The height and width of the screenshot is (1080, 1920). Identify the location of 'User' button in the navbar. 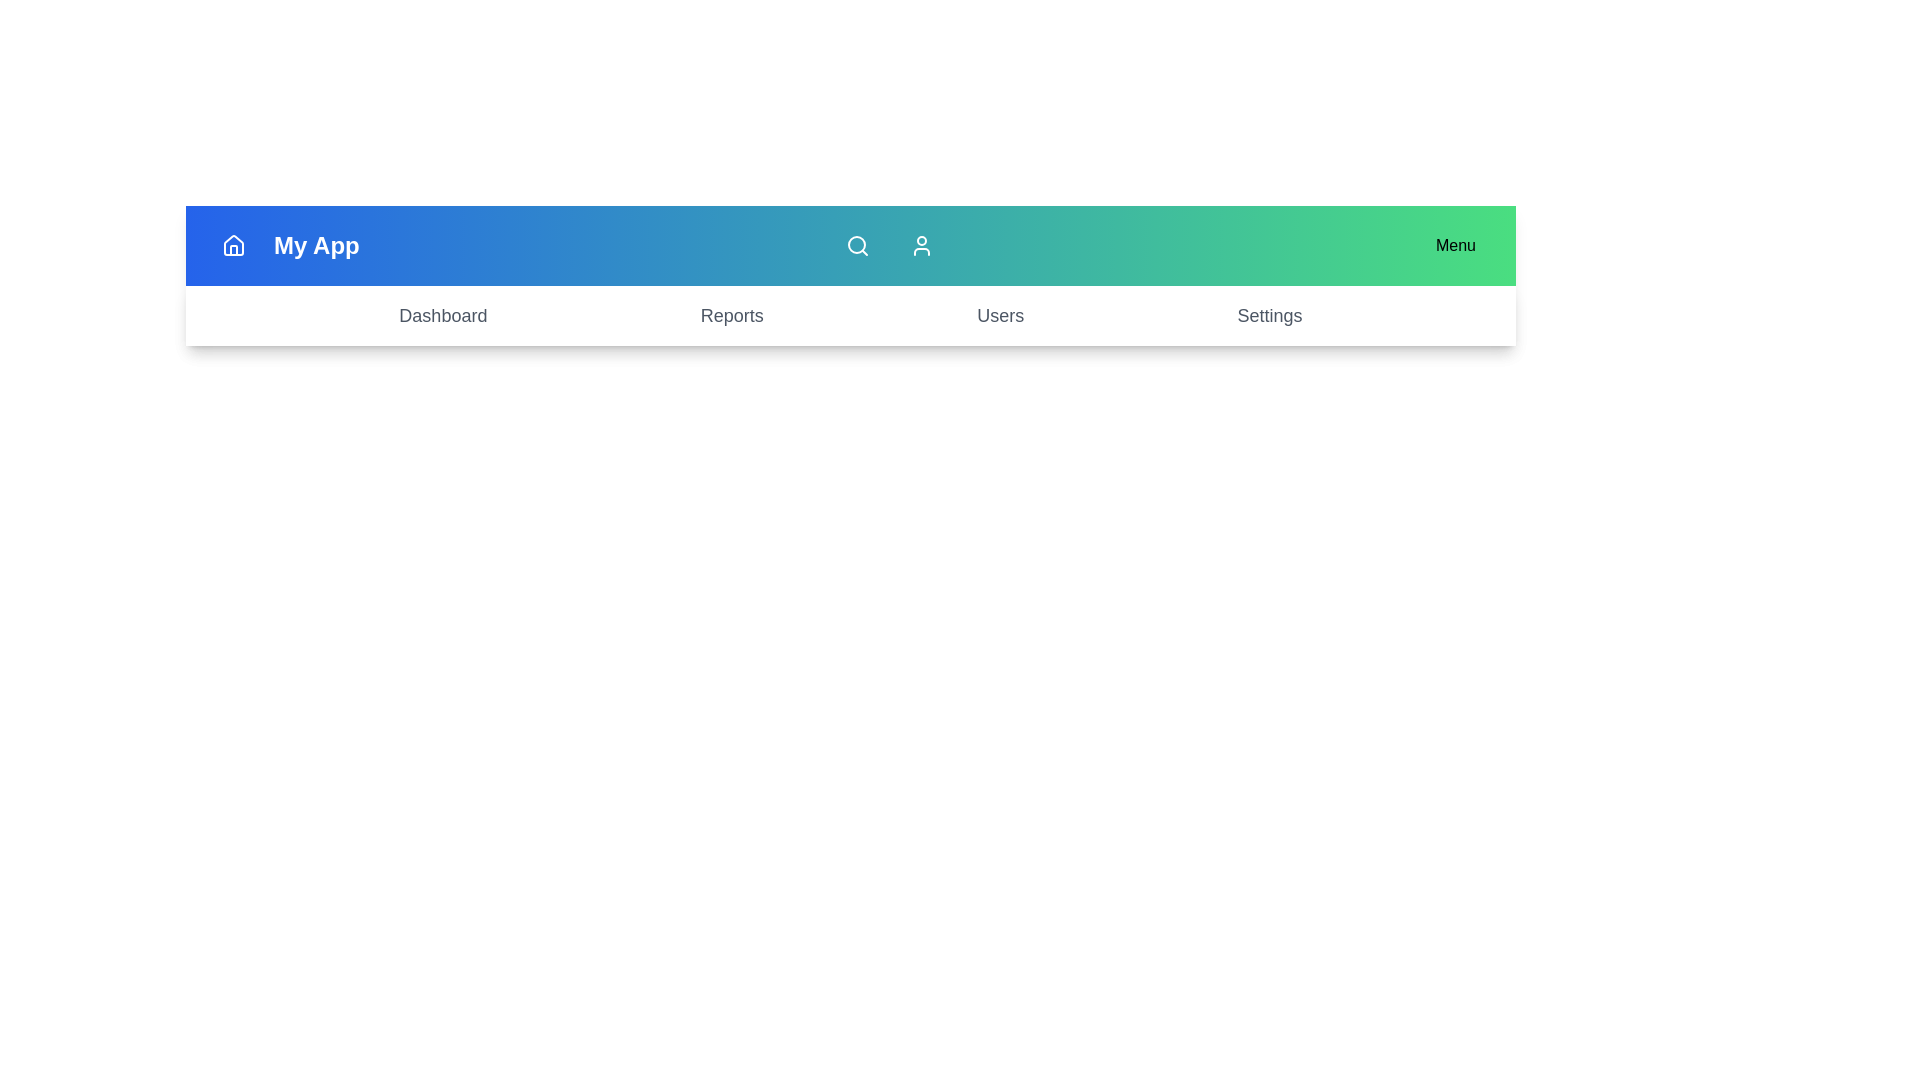
(920, 245).